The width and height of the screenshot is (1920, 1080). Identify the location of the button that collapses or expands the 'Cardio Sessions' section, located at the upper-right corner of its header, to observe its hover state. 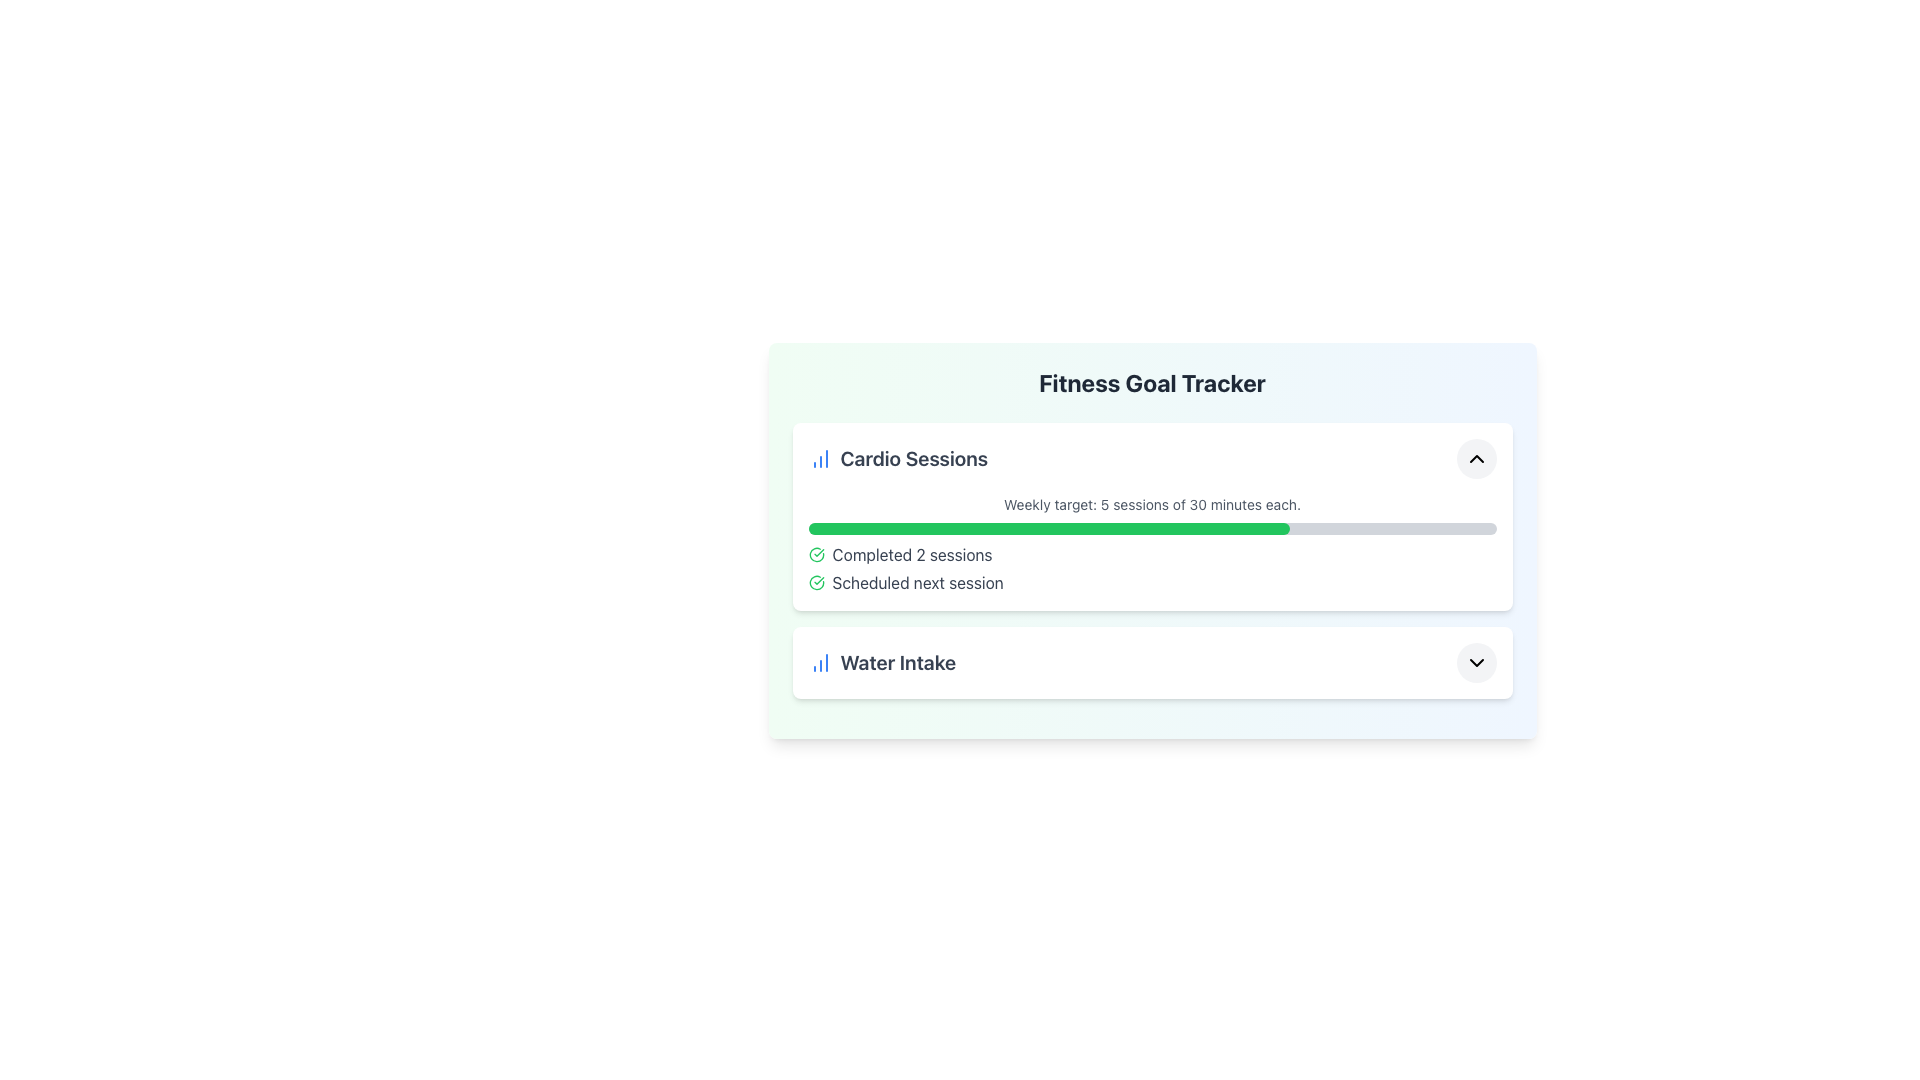
(1476, 459).